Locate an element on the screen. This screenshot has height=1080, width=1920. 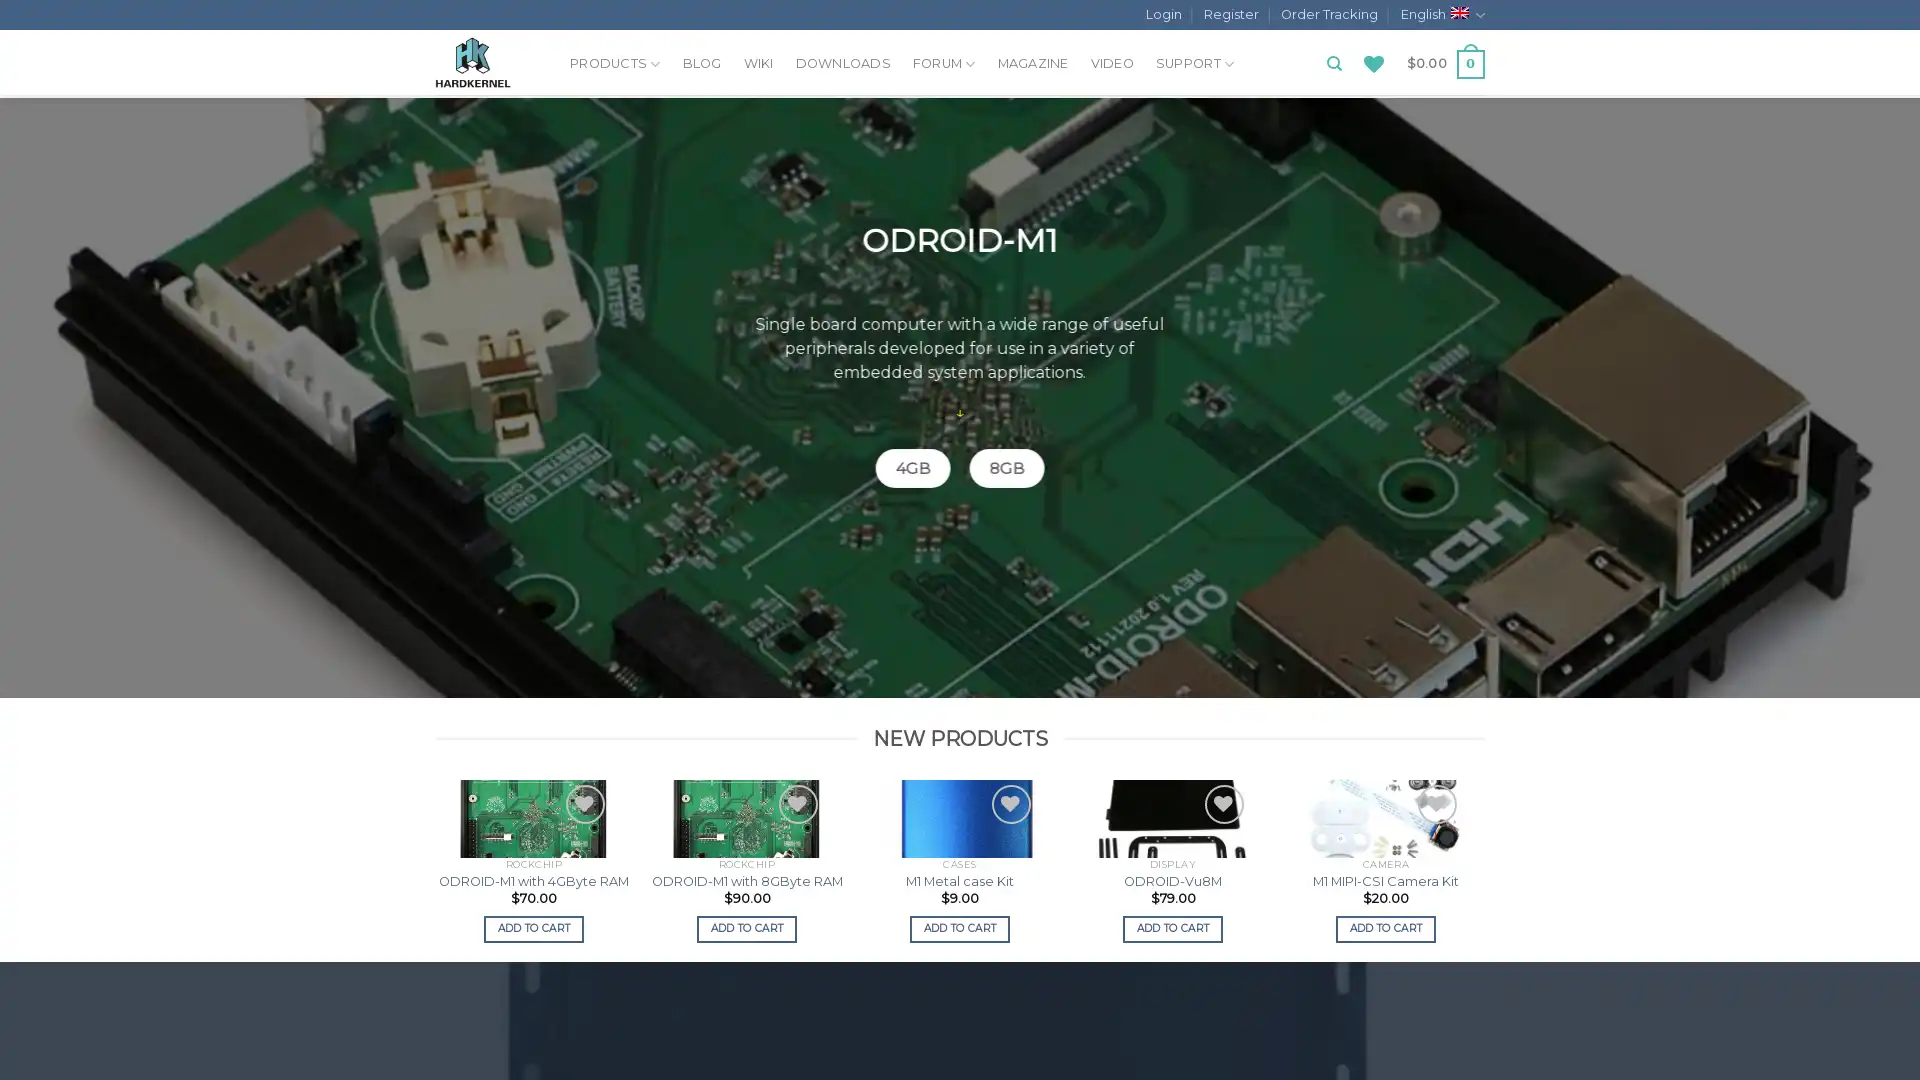
Wishlist is located at coordinates (796, 803).